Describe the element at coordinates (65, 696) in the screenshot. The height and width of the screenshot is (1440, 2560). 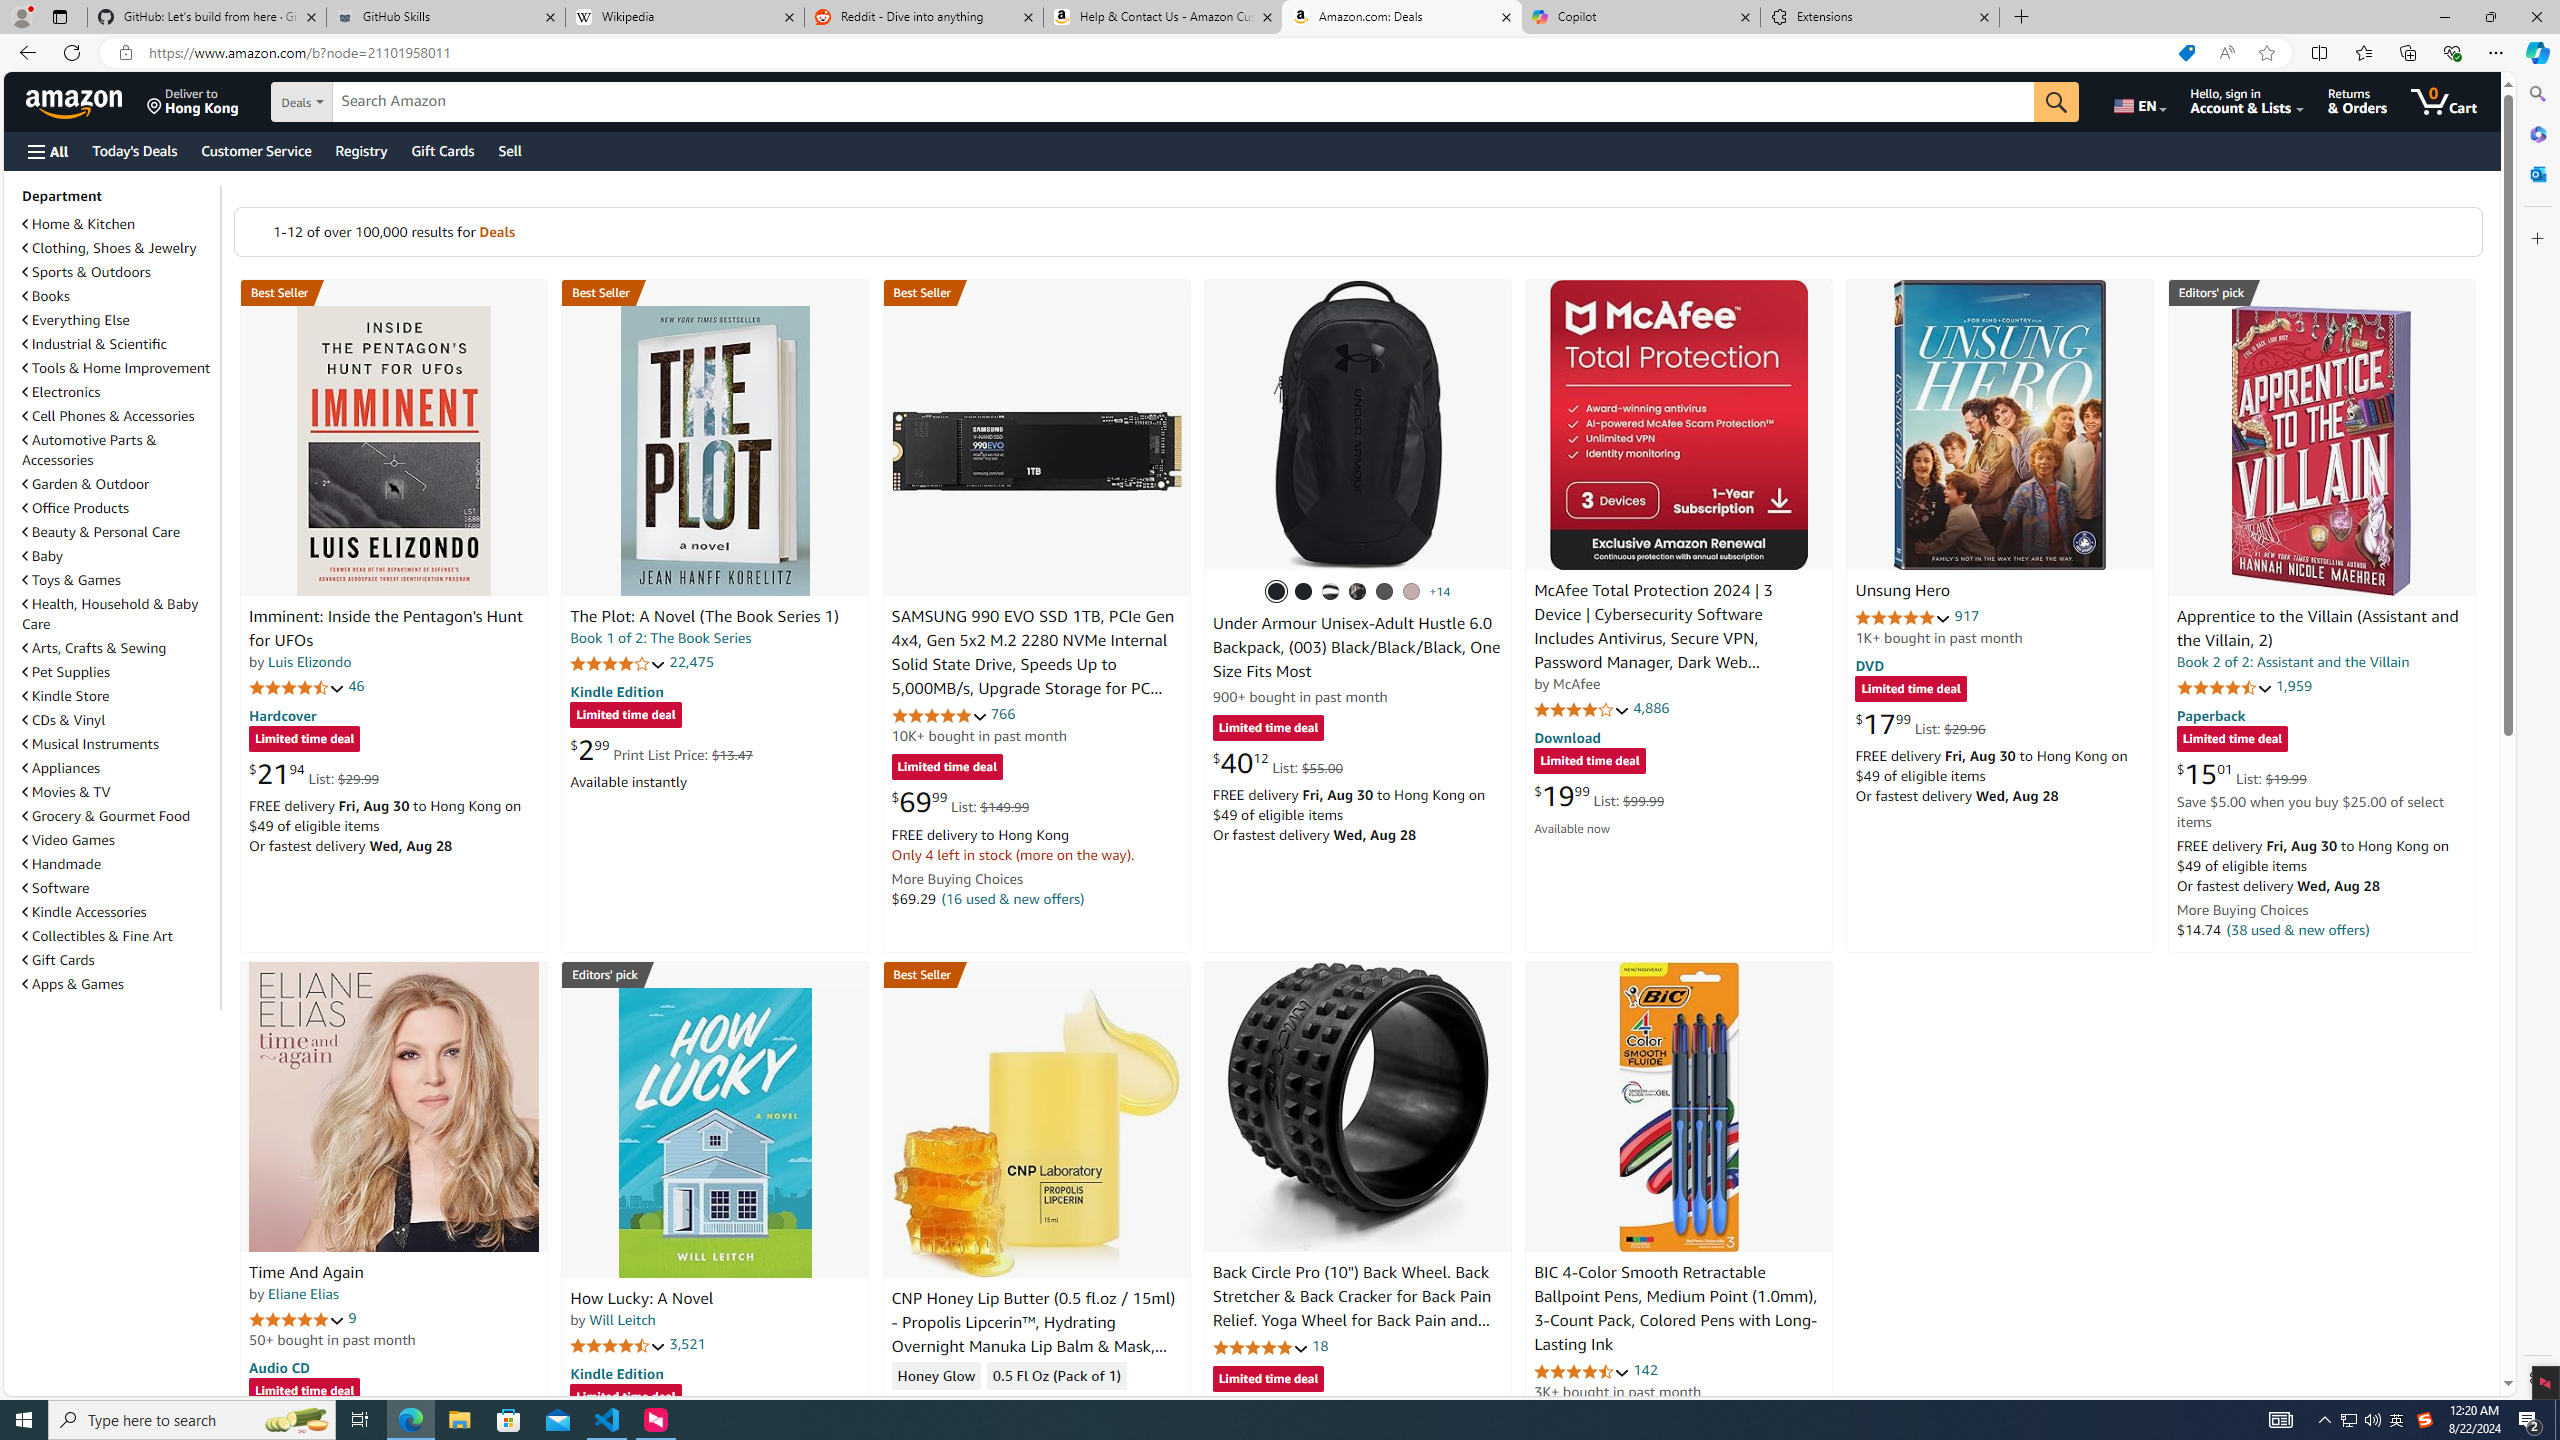
I see `'Kindle Store'` at that location.